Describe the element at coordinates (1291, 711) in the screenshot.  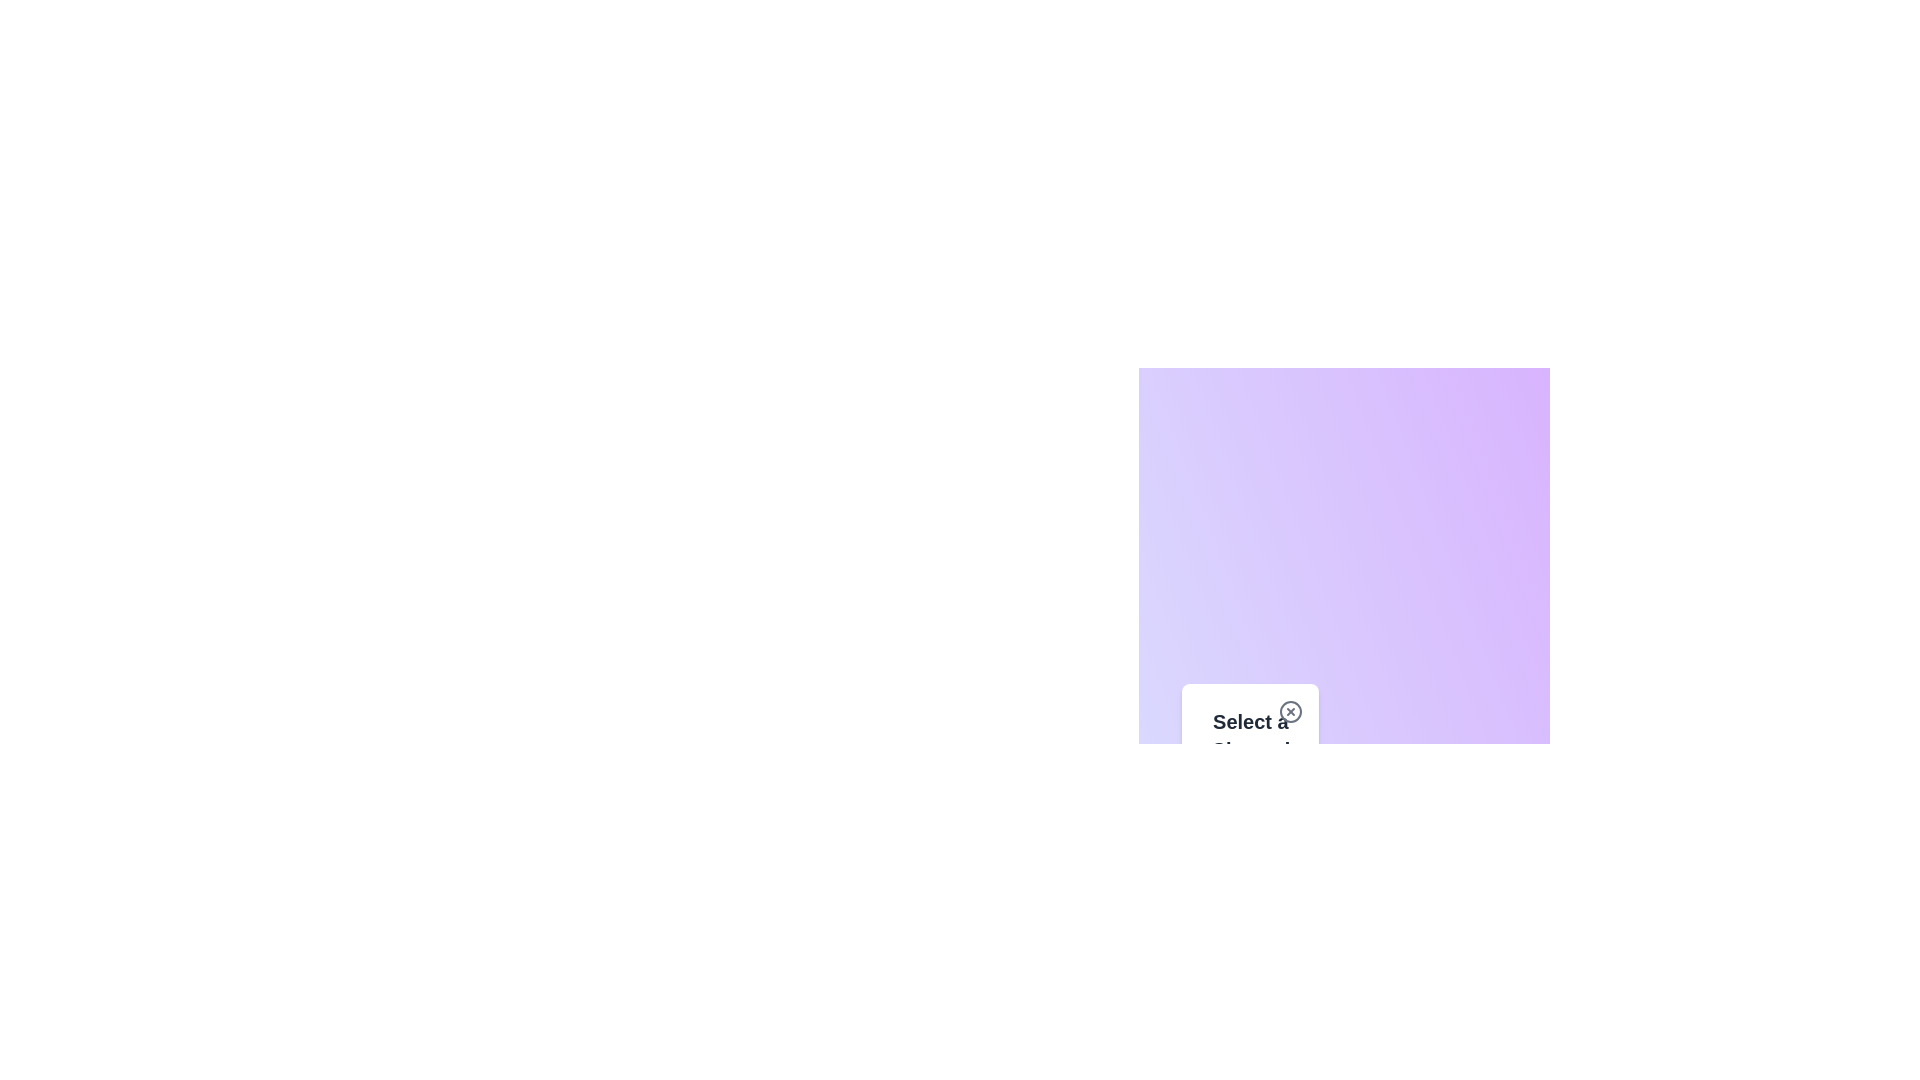
I see `the close icon represented by a circular shape with a cross inside, located at the top-right corner of the purple background area` at that location.